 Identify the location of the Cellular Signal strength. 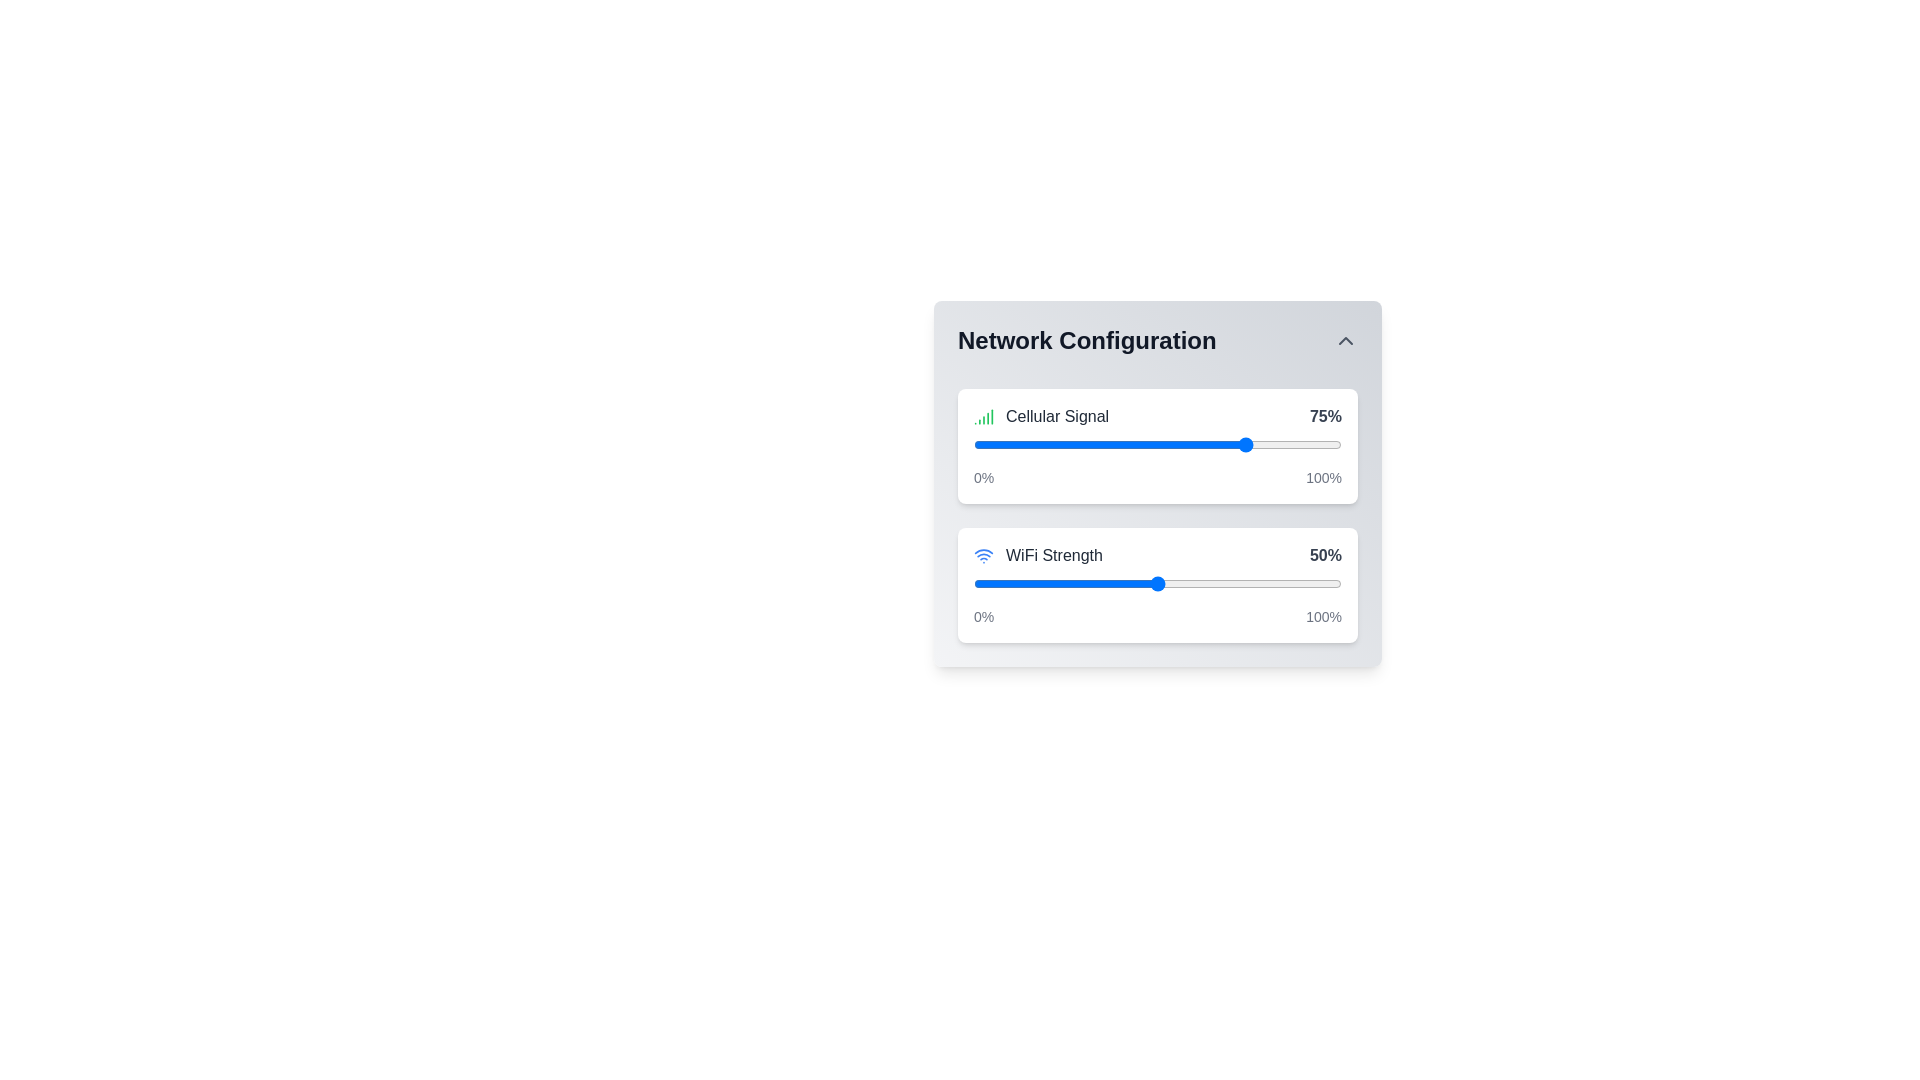
(1040, 443).